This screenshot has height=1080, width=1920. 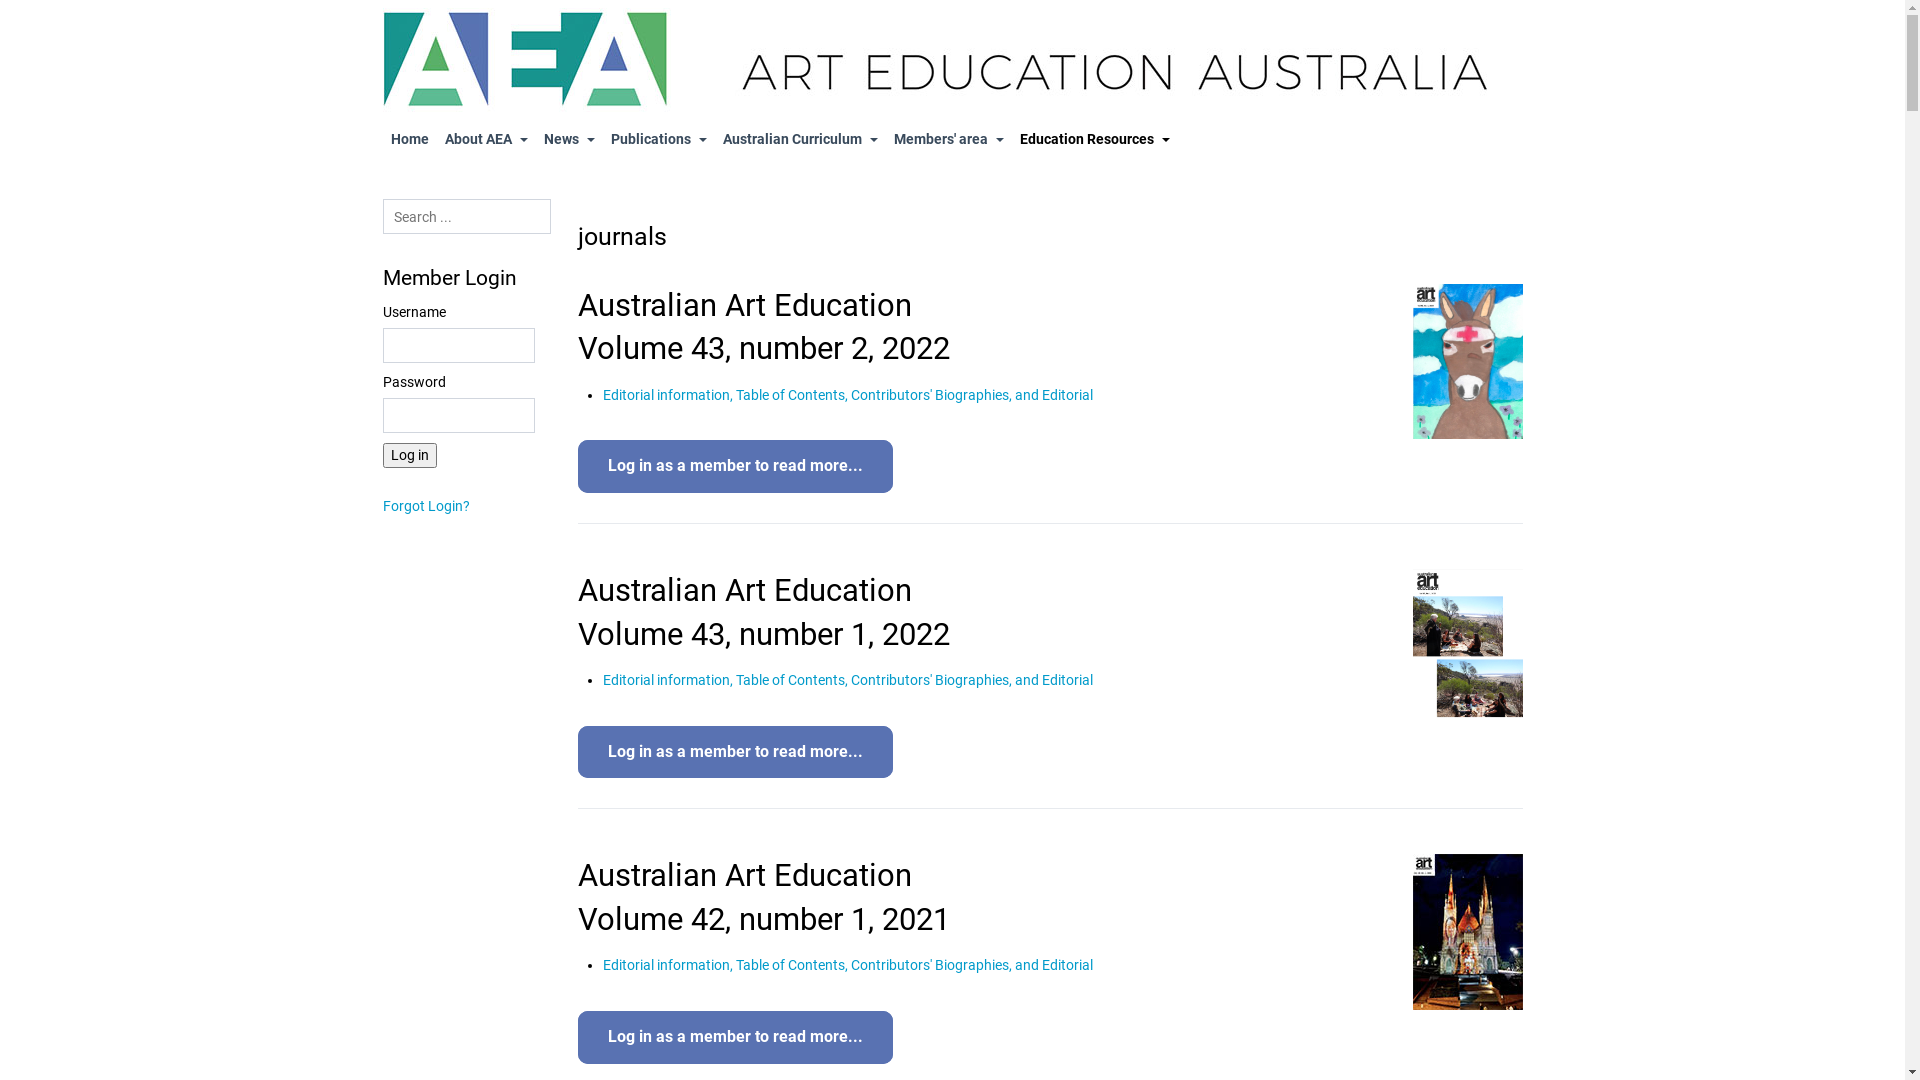 What do you see at coordinates (485, 138) in the screenshot?
I see `'About AEA'` at bounding box center [485, 138].